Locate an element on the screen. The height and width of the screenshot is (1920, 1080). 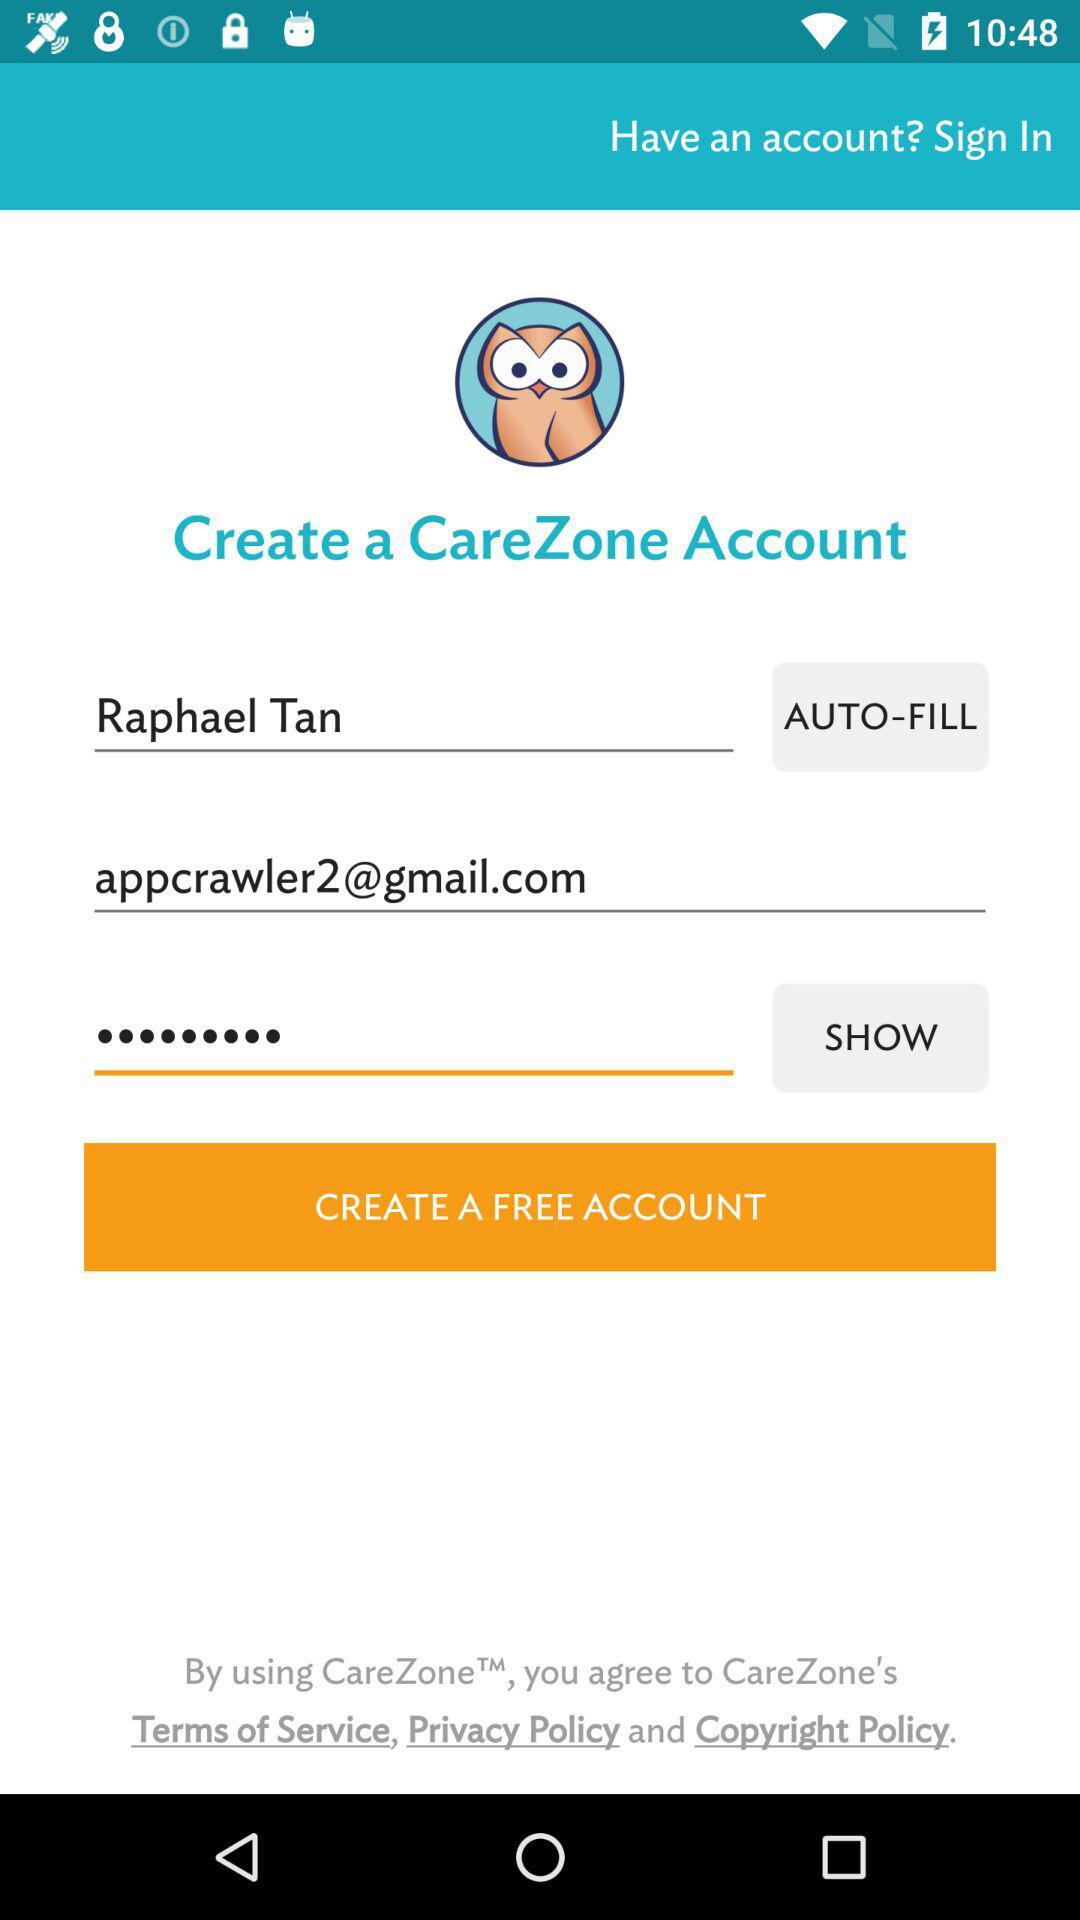
raphael tan is located at coordinates (412, 716).